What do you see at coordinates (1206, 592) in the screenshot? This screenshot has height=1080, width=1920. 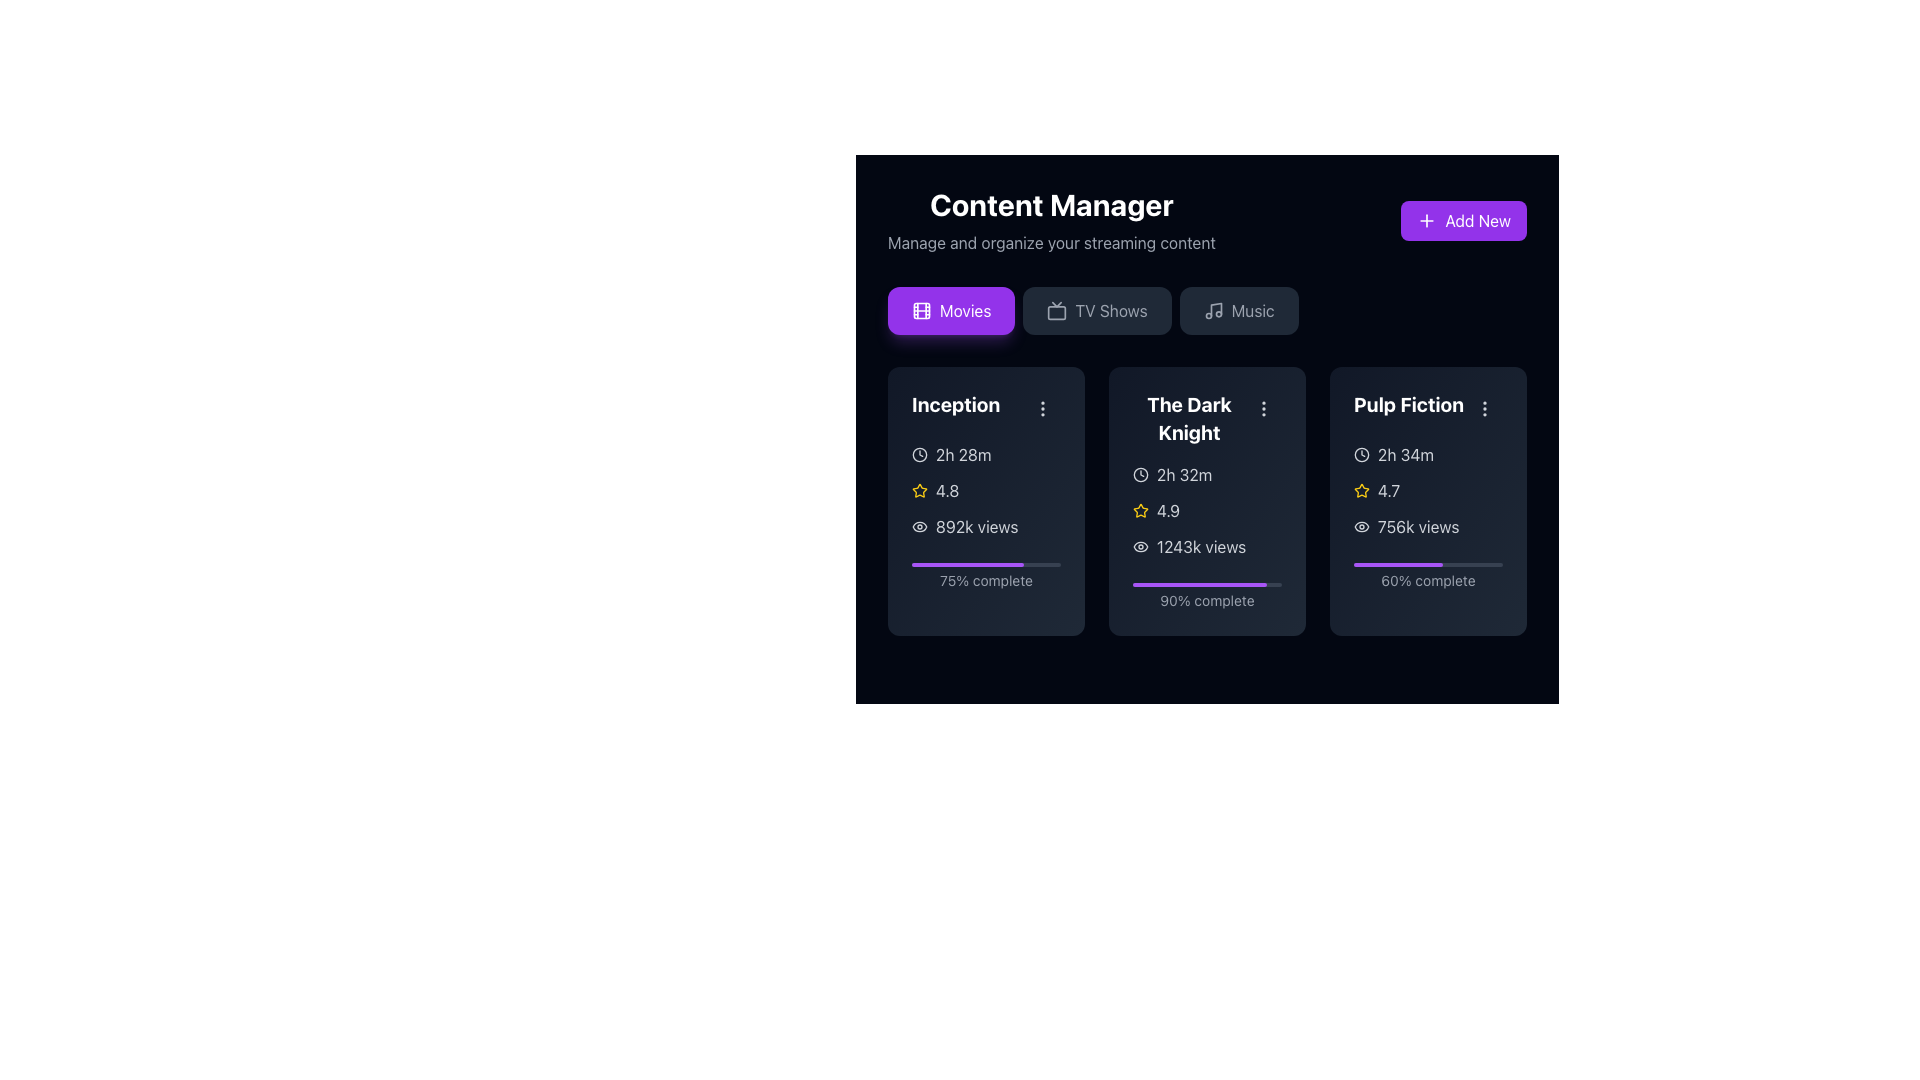 I see `progress represented by the light purple progress bar labeled '90% complete' located at the bottom of the card for 'The Dark Knight'` at bounding box center [1206, 592].